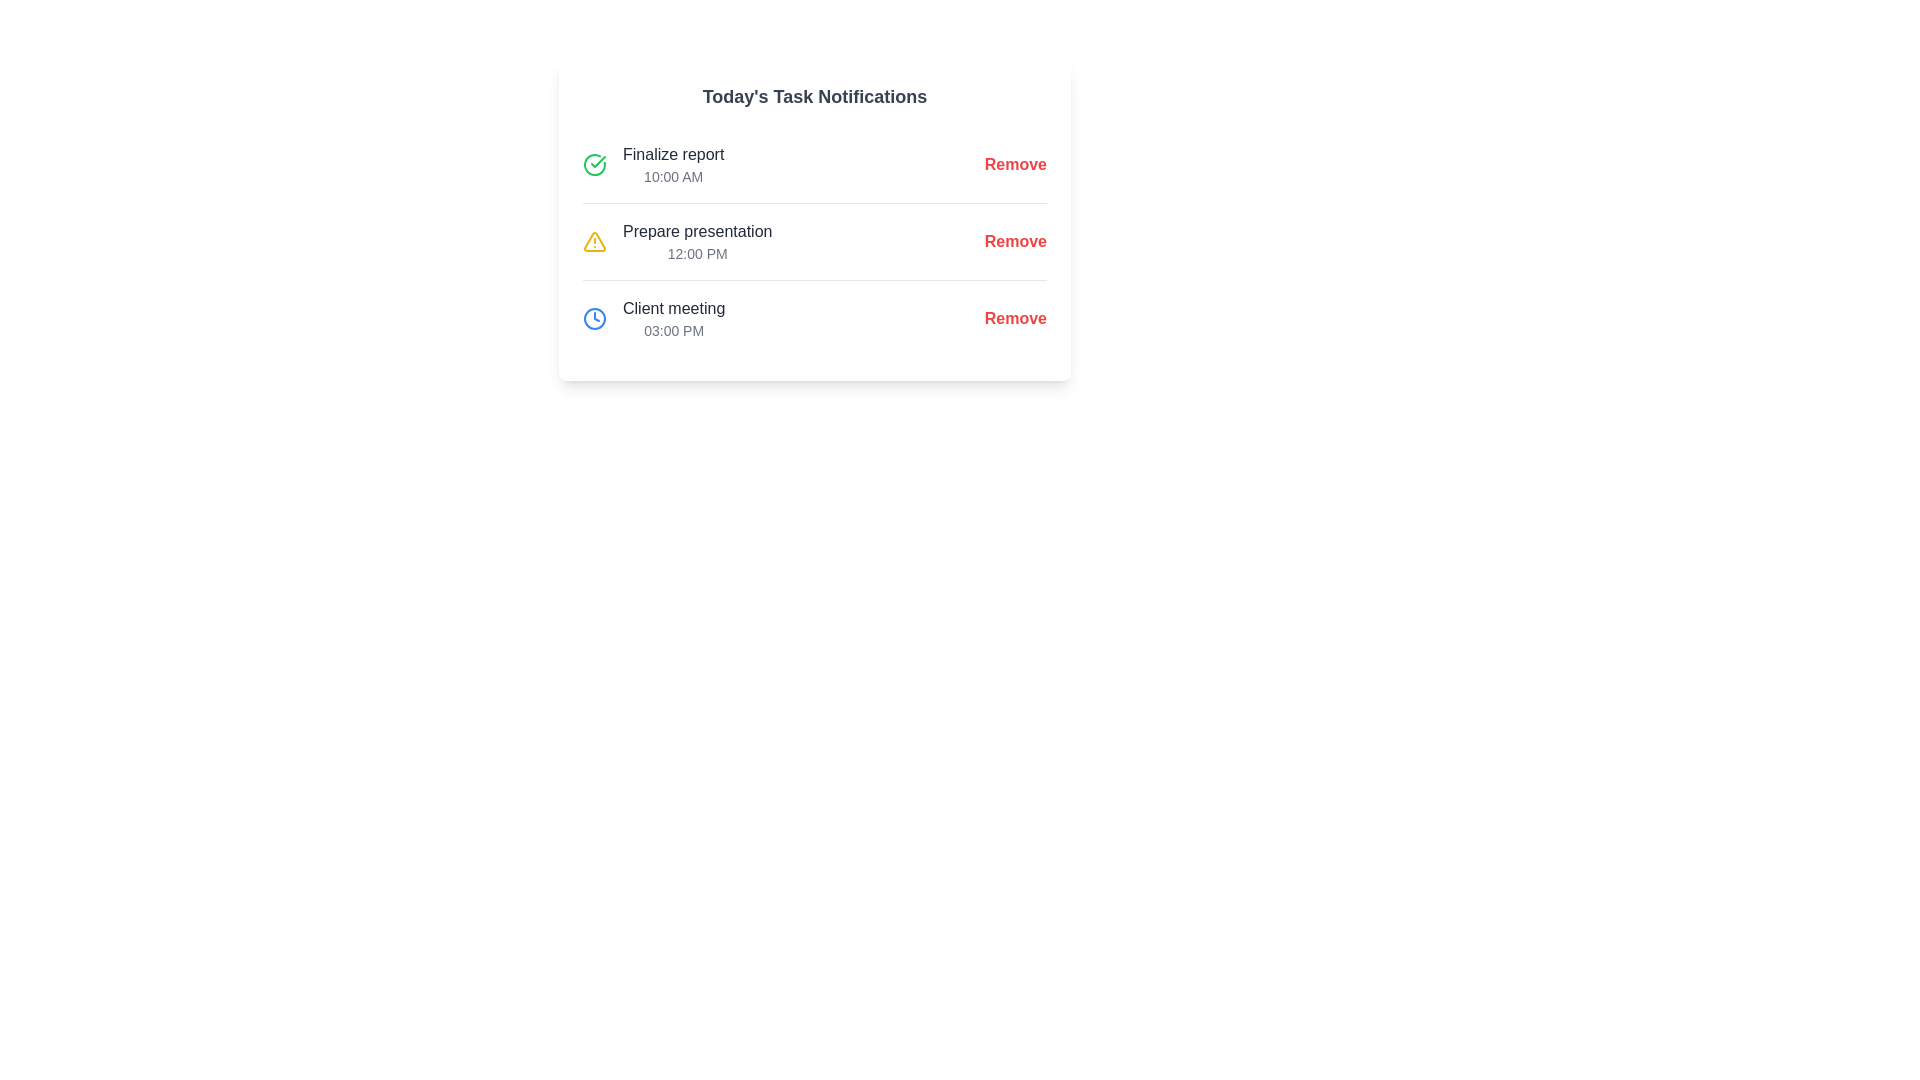 The height and width of the screenshot is (1080, 1920). Describe the element at coordinates (594, 241) in the screenshot. I see `the warning indicator icon associated with the 'Prepare presentation' notification to interact with it` at that location.